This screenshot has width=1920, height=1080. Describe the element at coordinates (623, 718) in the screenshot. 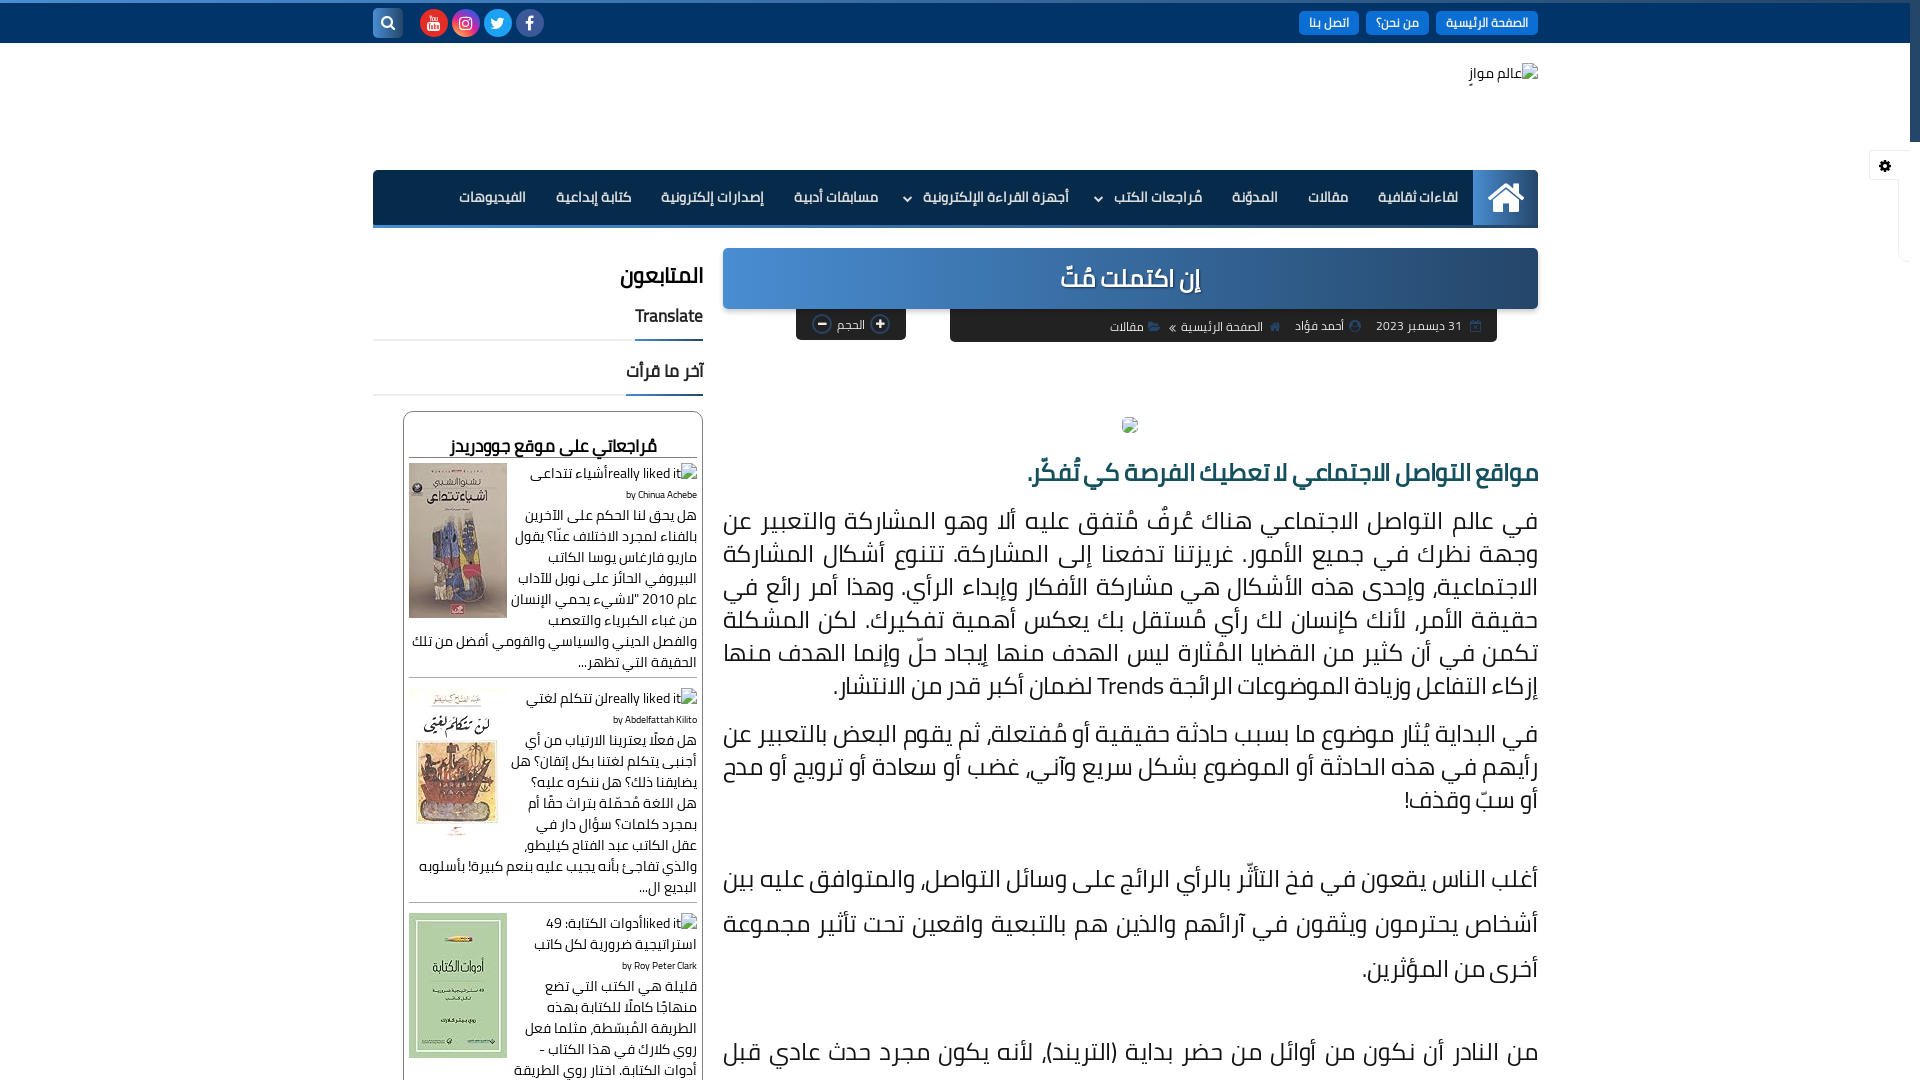

I see `'Abdelfattah Kilito'` at that location.